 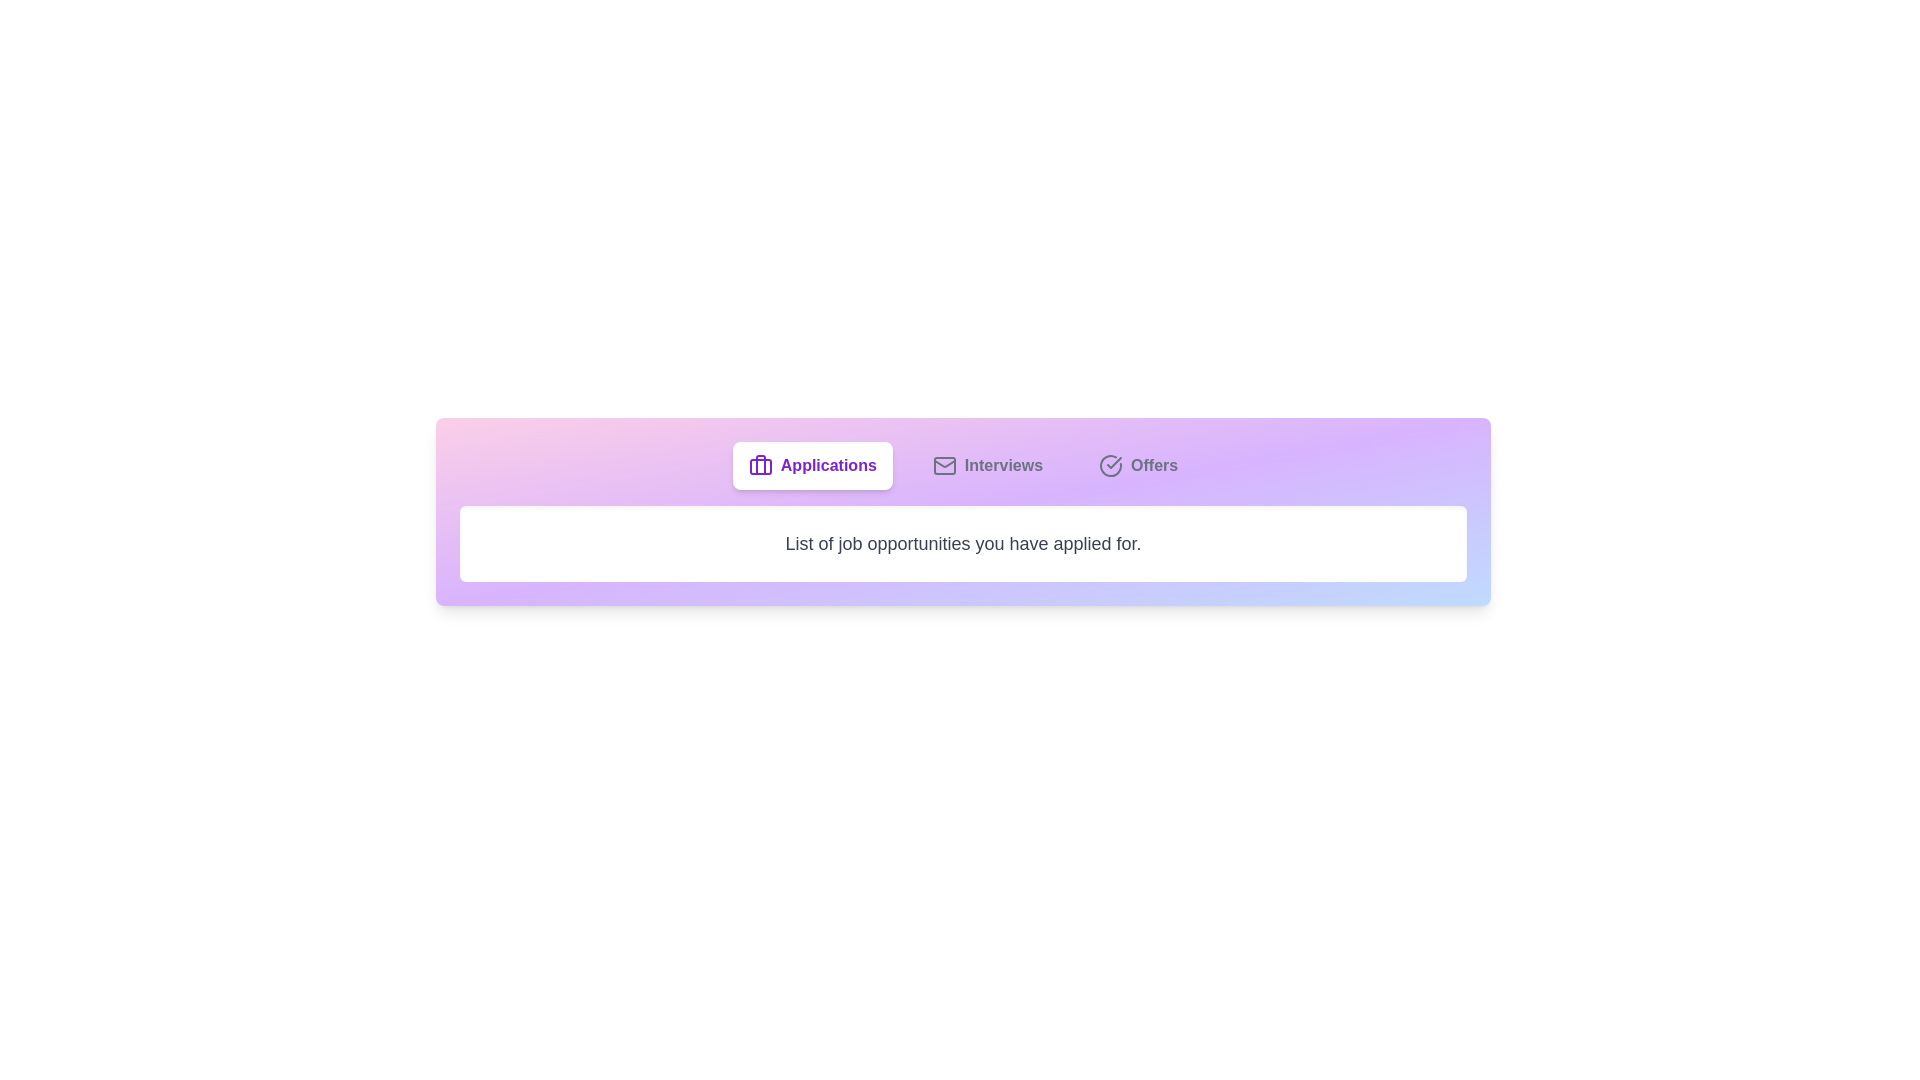 I want to click on the 'Interviews' tab to view its content, so click(x=988, y=466).